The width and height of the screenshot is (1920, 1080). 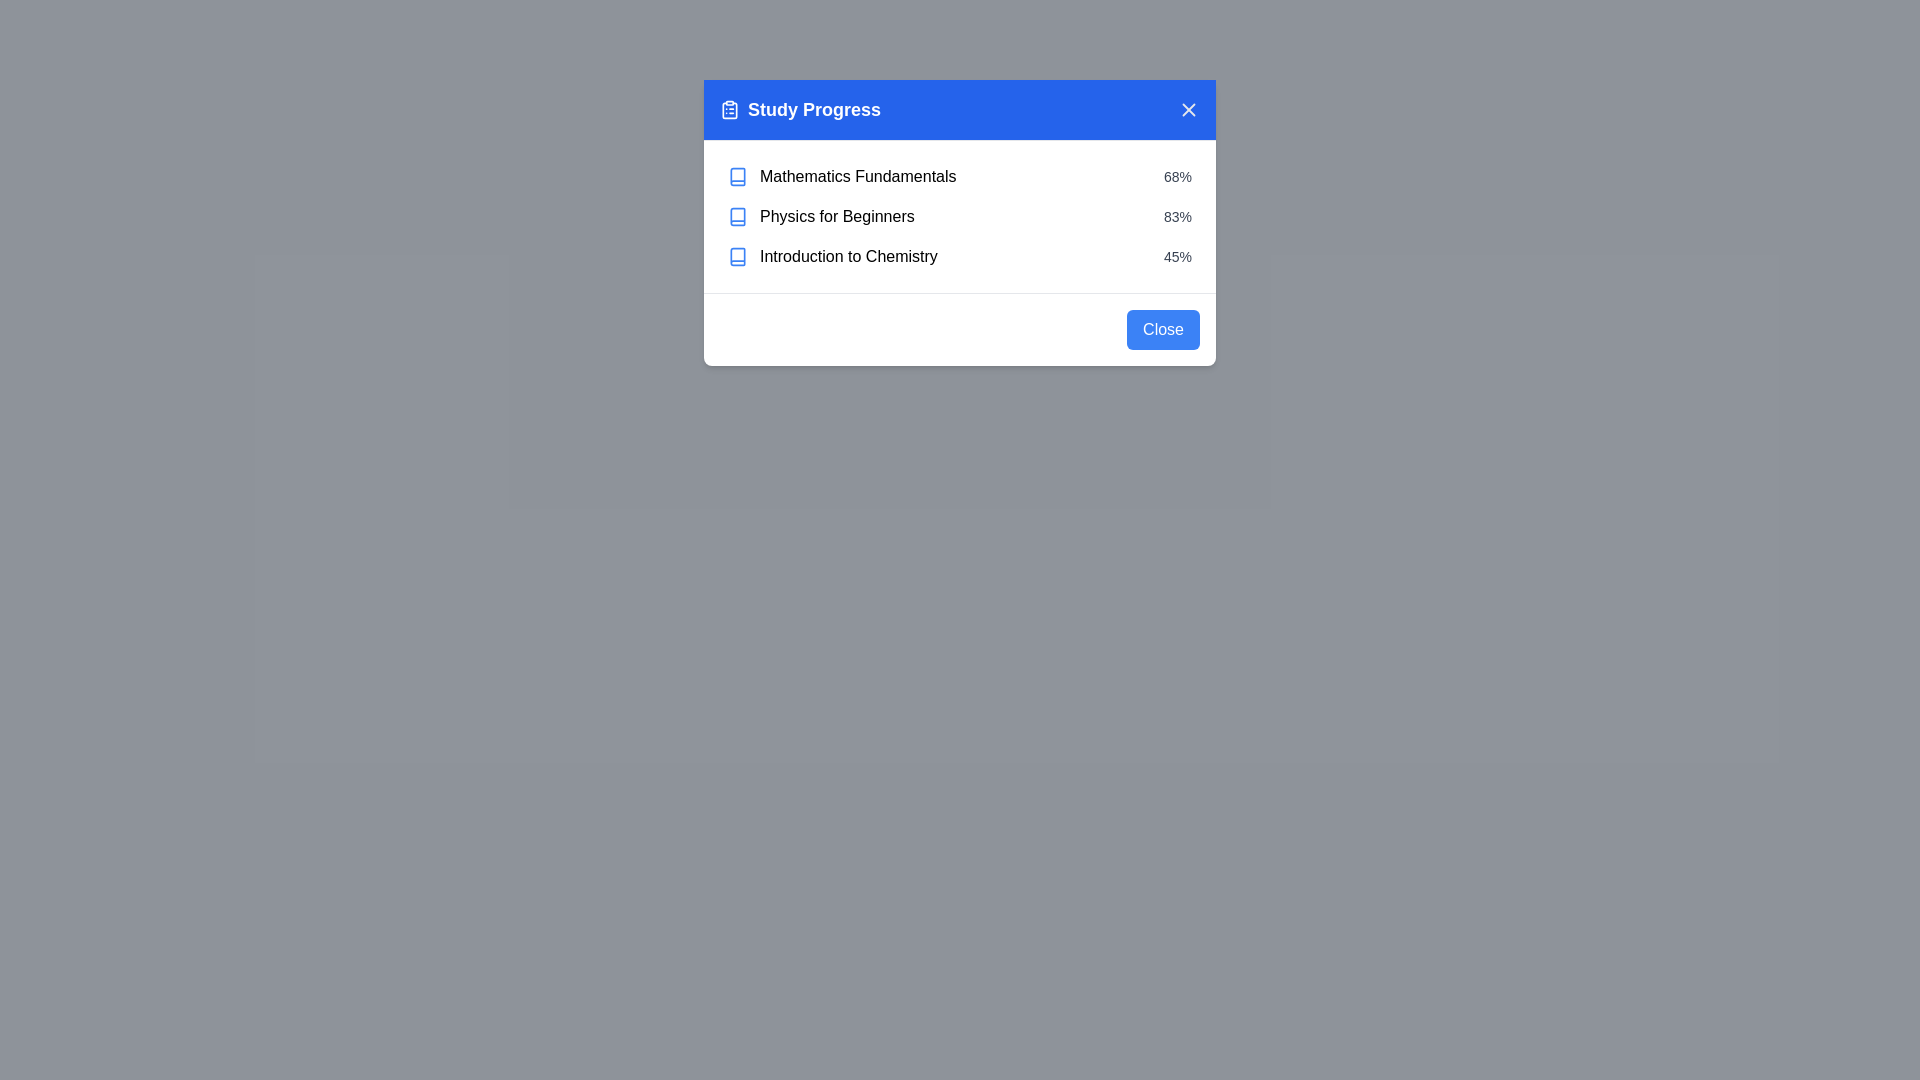 What do you see at coordinates (960, 216) in the screenshot?
I see `completion status information of the course 'Physics for Beginners' located in the second row of the vertically stacked list, positioned between 'Mathematics Fundamentals' and 'Introduction to Chemistry'` at bounding box center [960, 216].